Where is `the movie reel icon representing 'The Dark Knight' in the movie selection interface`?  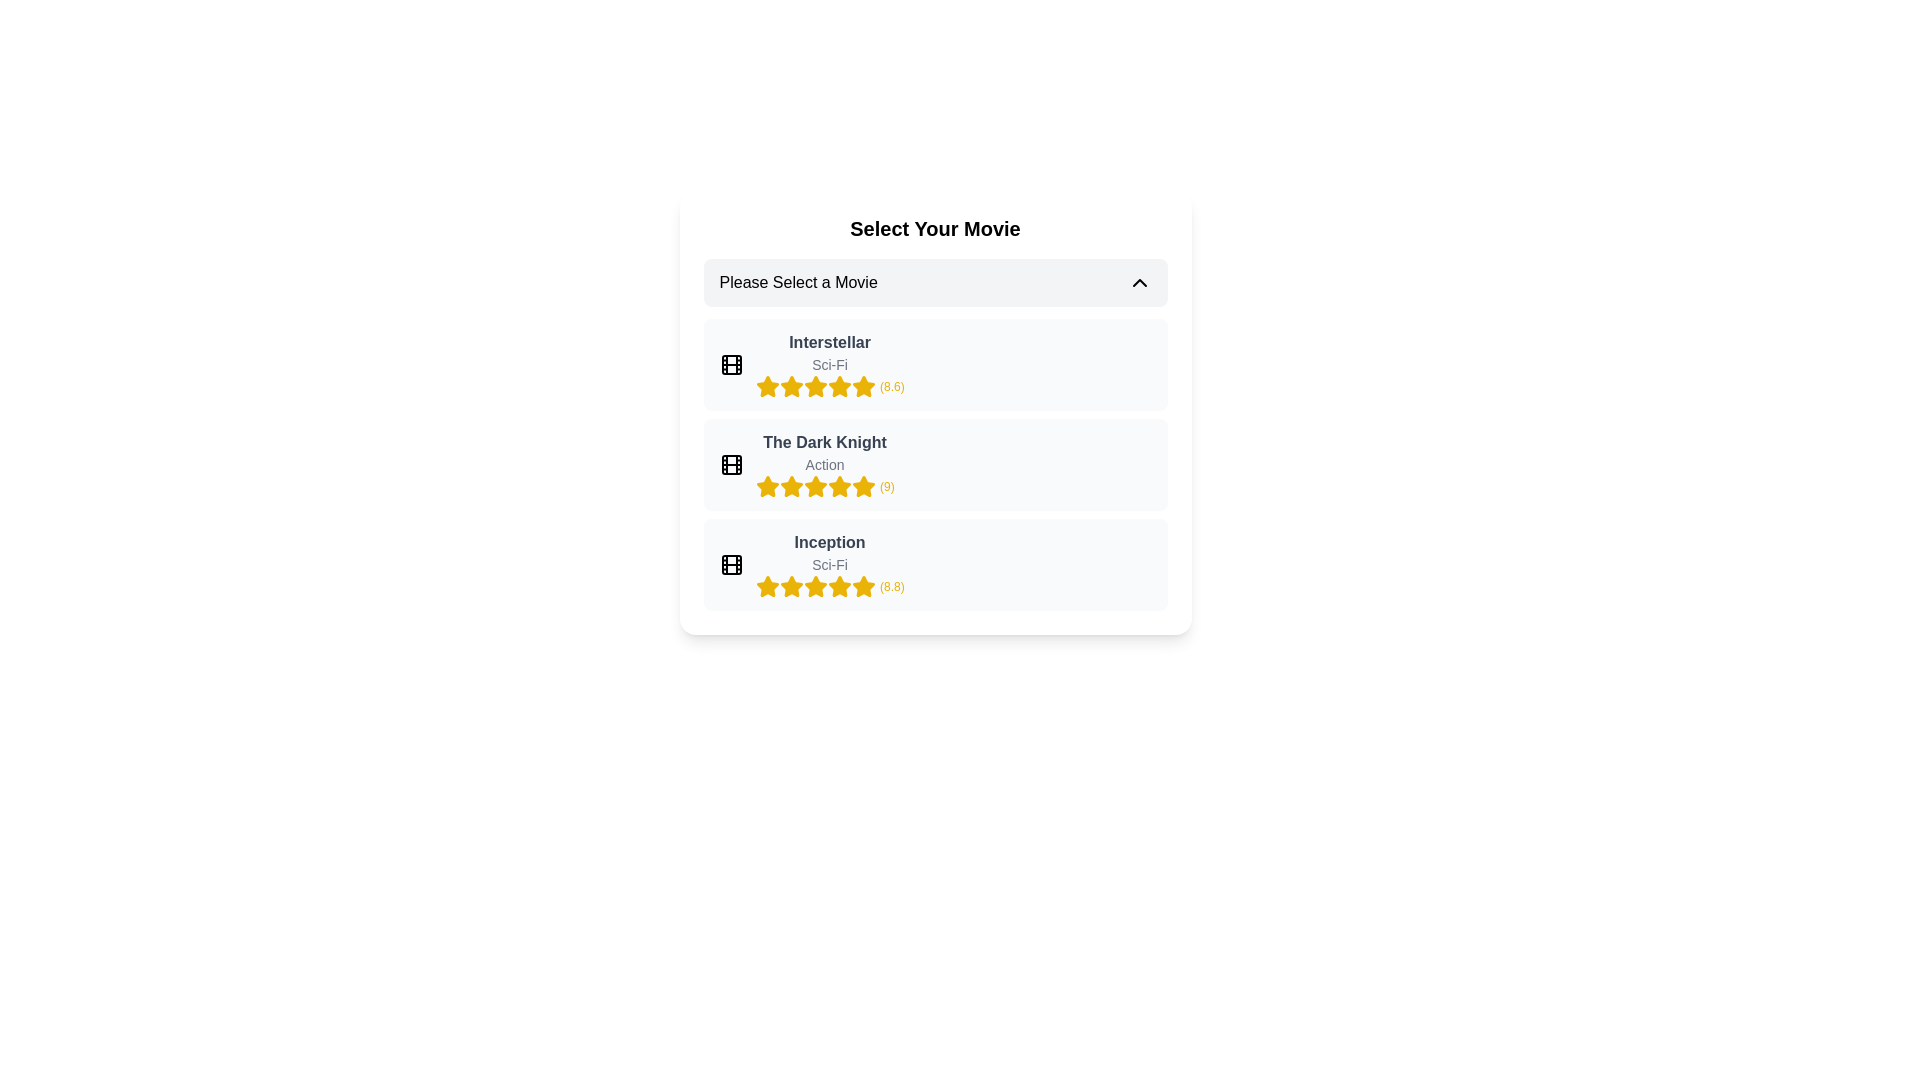 the movie reel icon representing 'The Dark Knight' in the movie selection interface is located at coordinates (730, 465).